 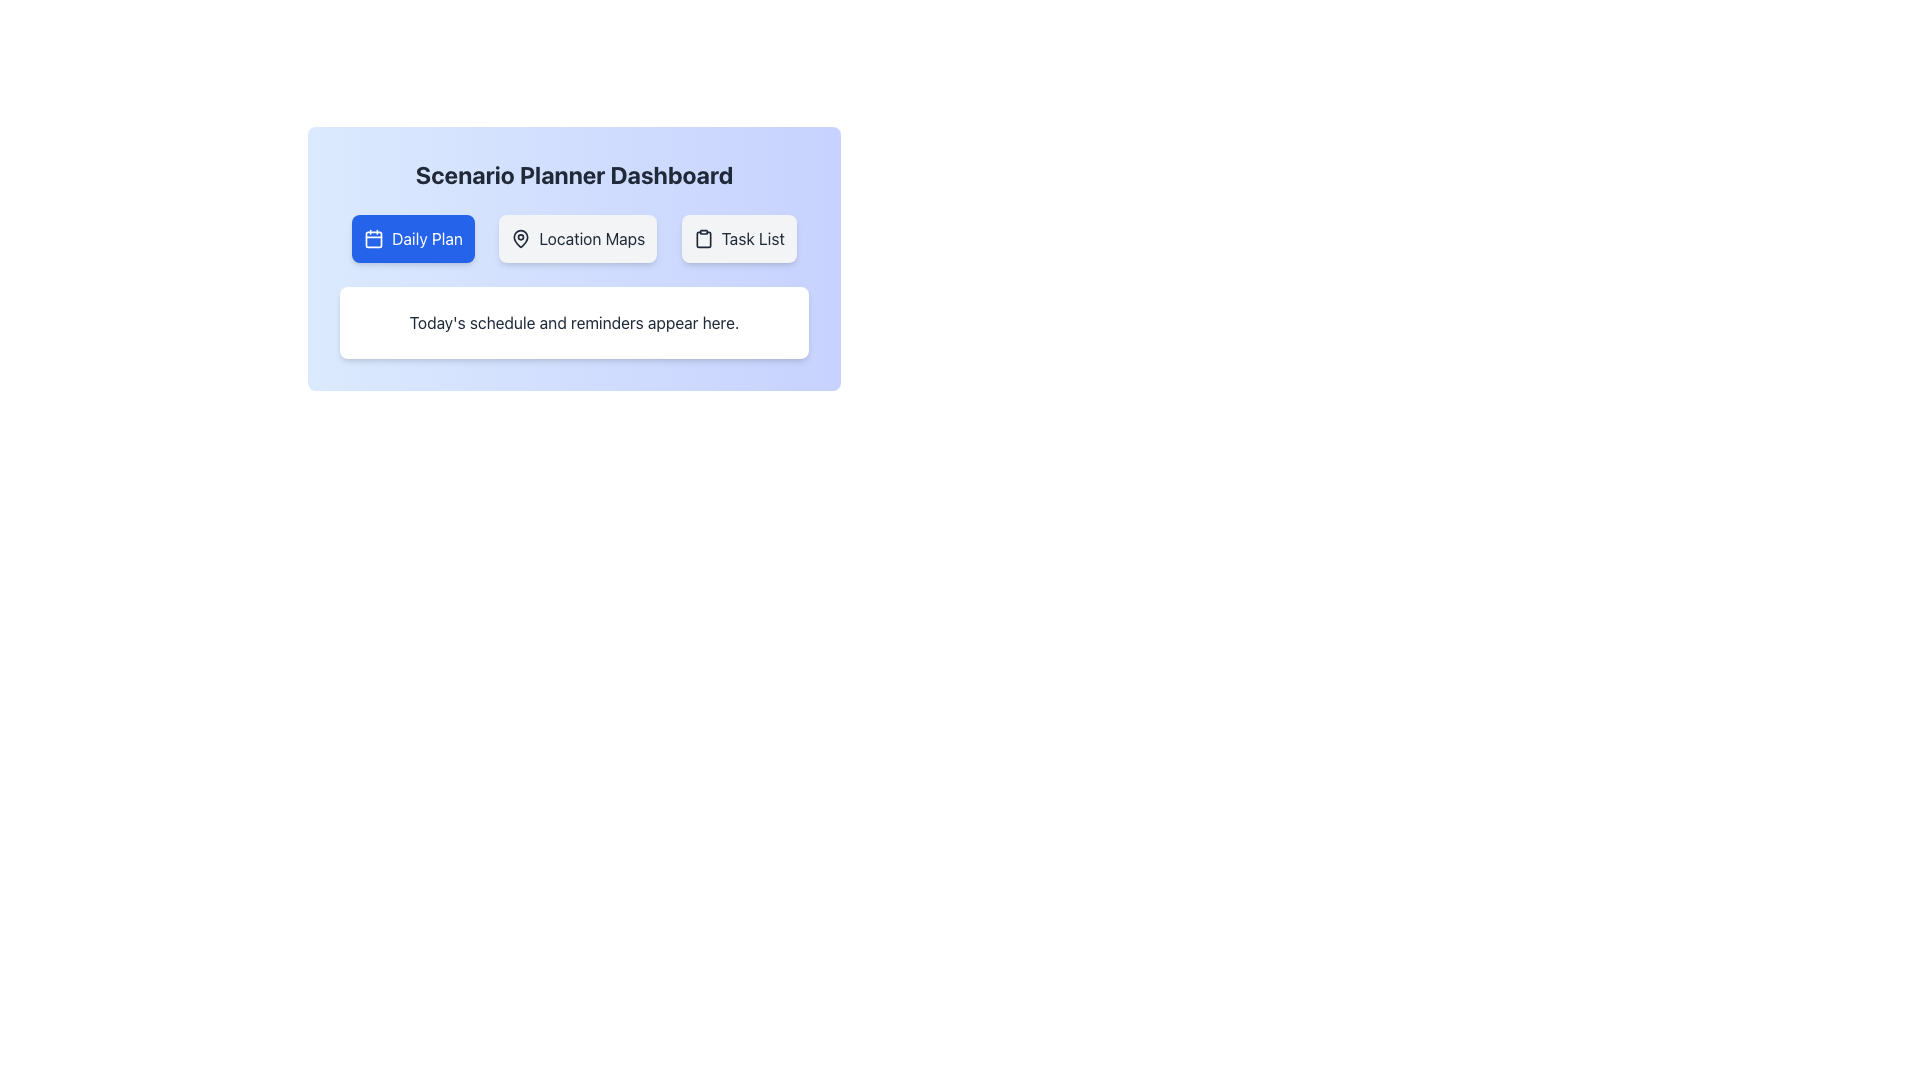 I want to click on the 'Location Maps' static text within the middle button of the three-button group on the Scenario Planner Dashboard, so click(x=591, y=238).